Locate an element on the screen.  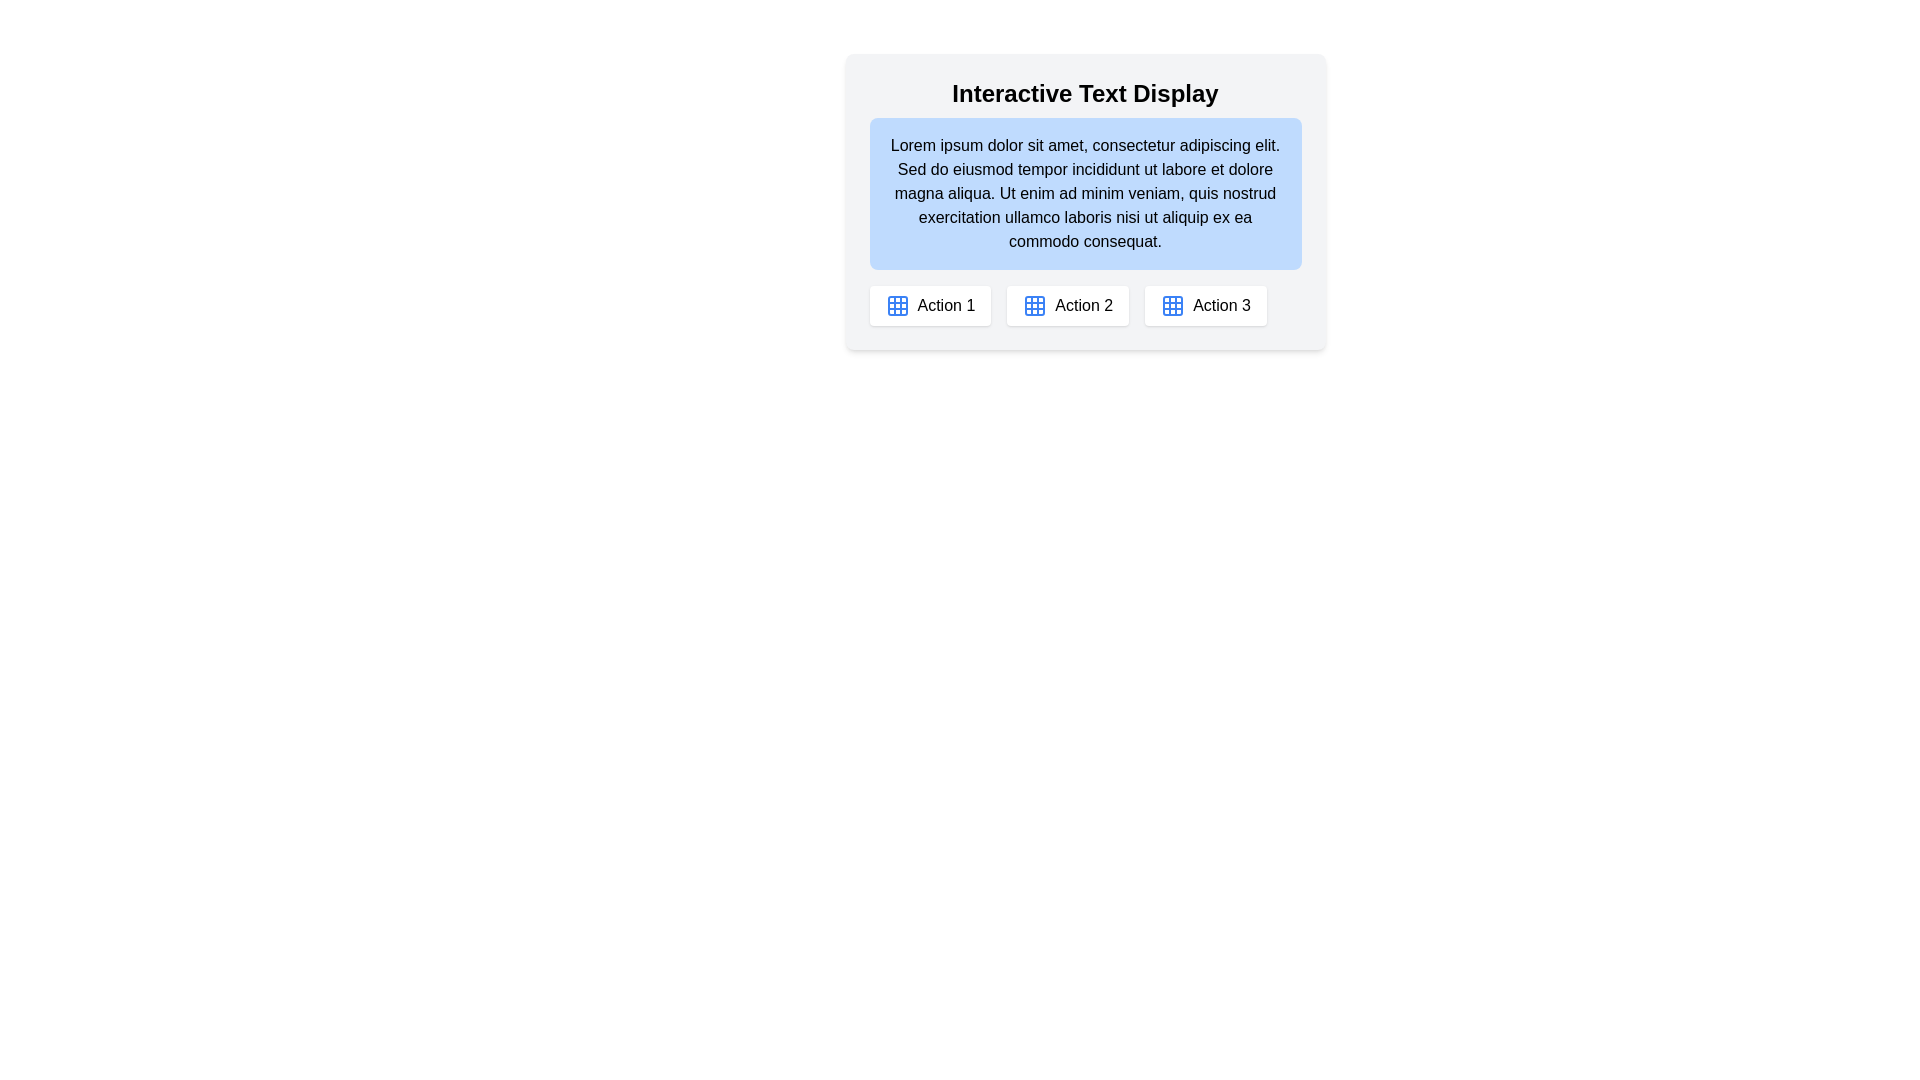
the grid icon embedded in the 'Action 3' button located on the bottom row of the dialog box is located at coordinates (1173, 305).